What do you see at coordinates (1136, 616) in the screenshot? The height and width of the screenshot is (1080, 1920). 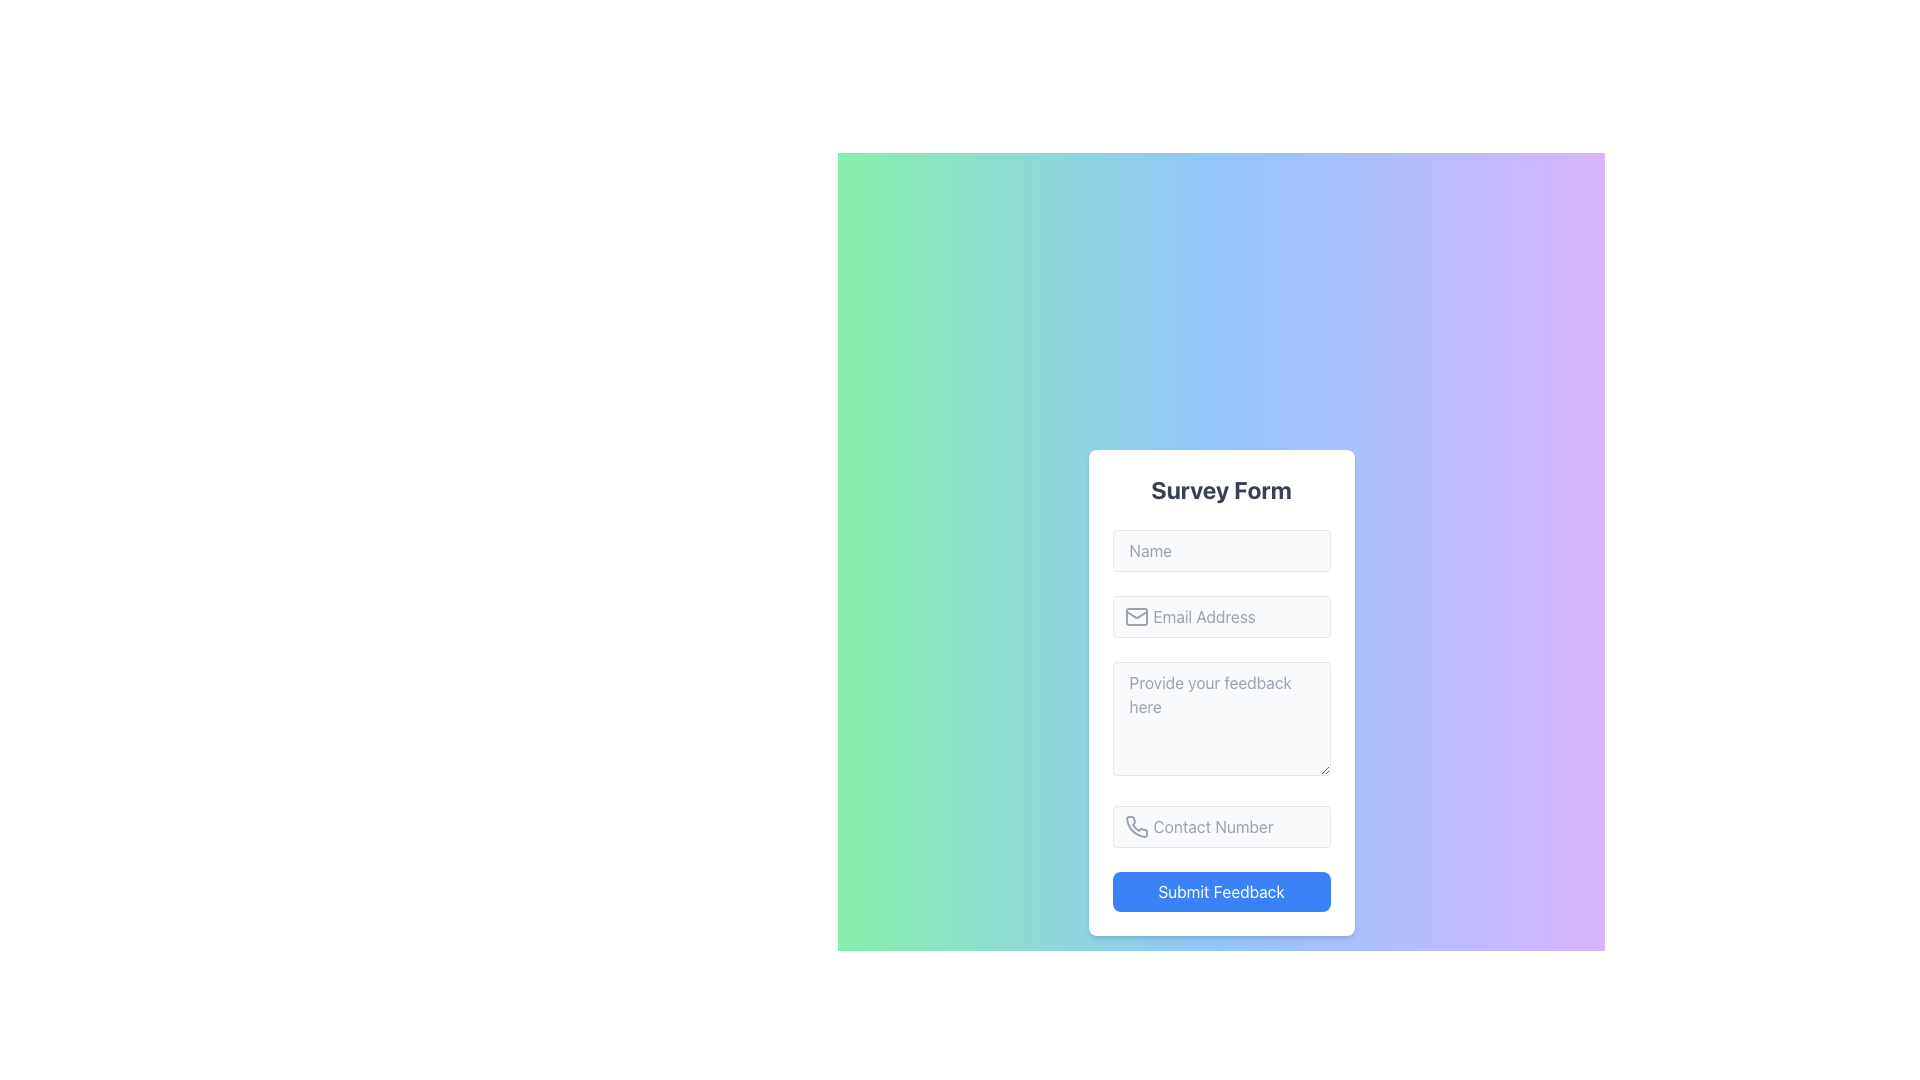 I see `the envelope SVG icon that visually indicates the purpose of the adjacent email input field, positioned to the left of the input field` at bounding box center [1136, 616].